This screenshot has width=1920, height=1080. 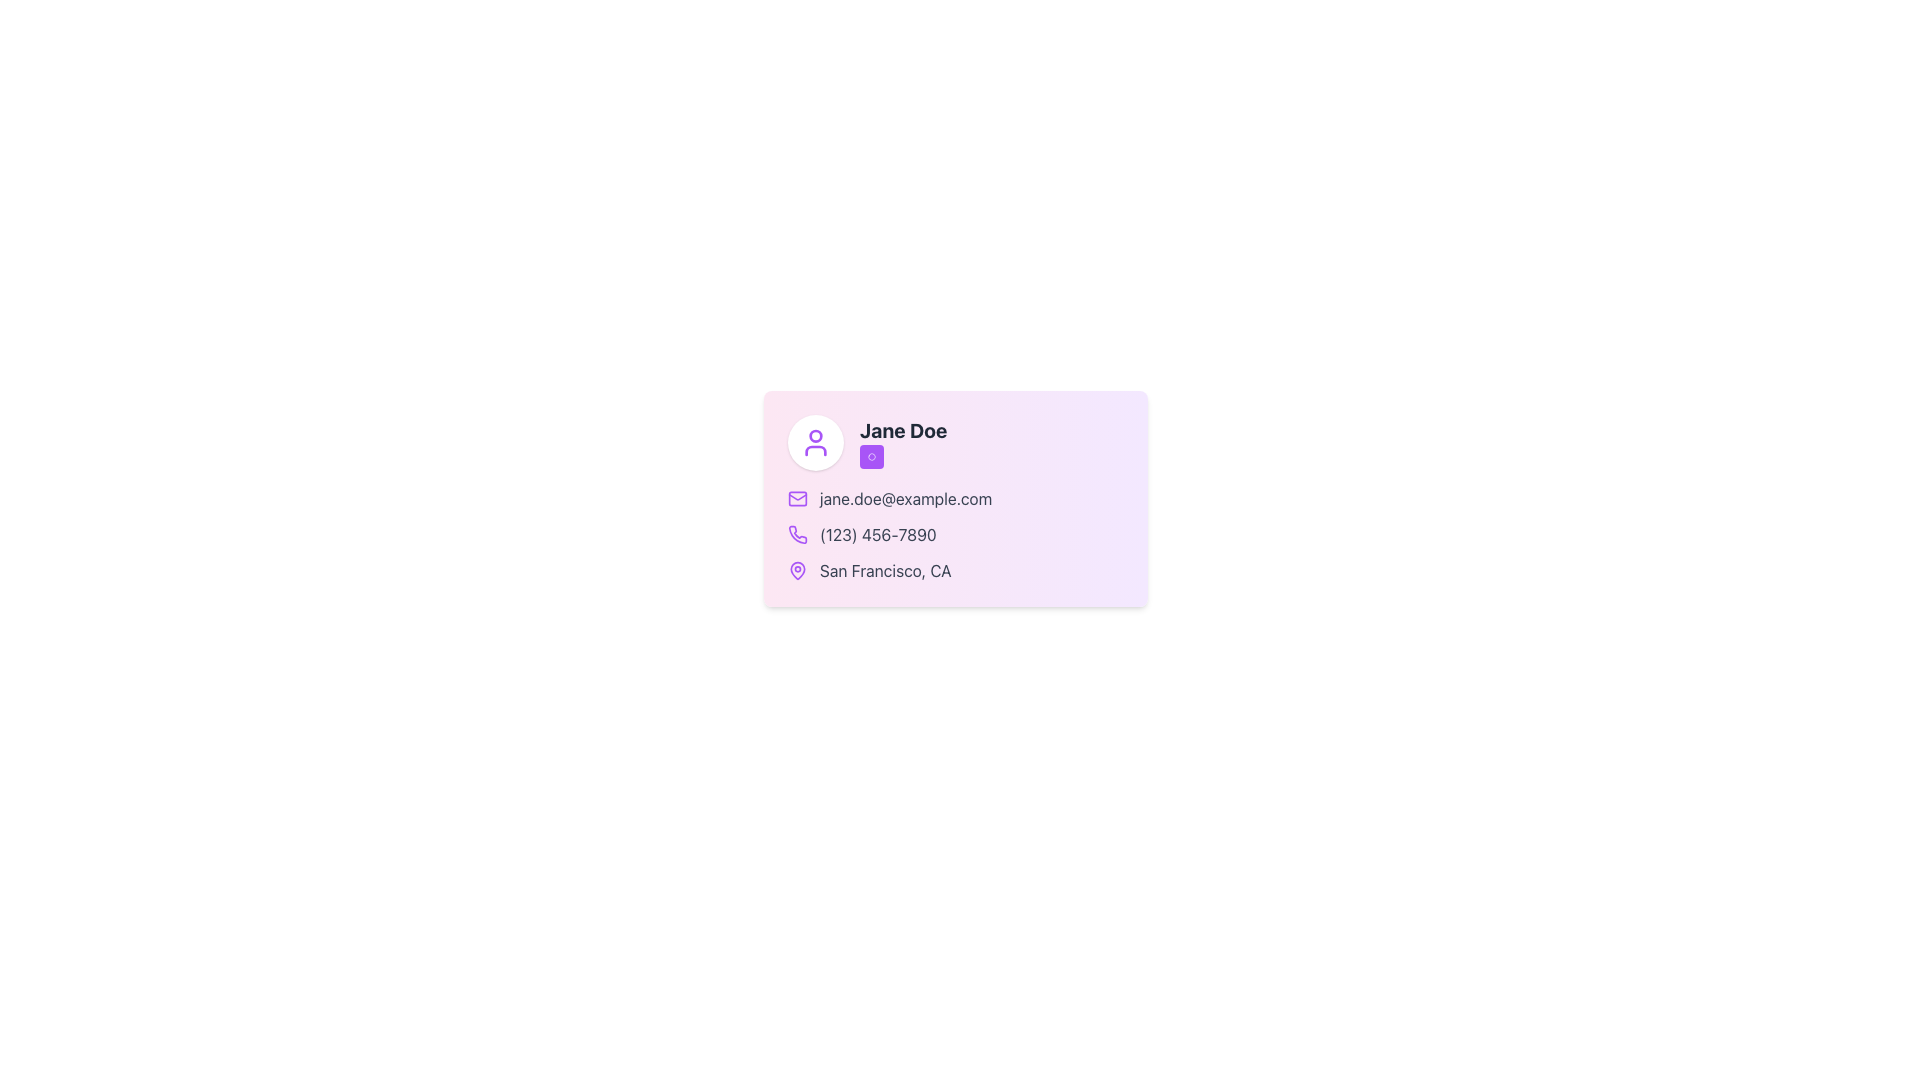 I want to click on the inner rectangle of the envelope icon that represents the envelope's main body, so click(x=796, y=497).